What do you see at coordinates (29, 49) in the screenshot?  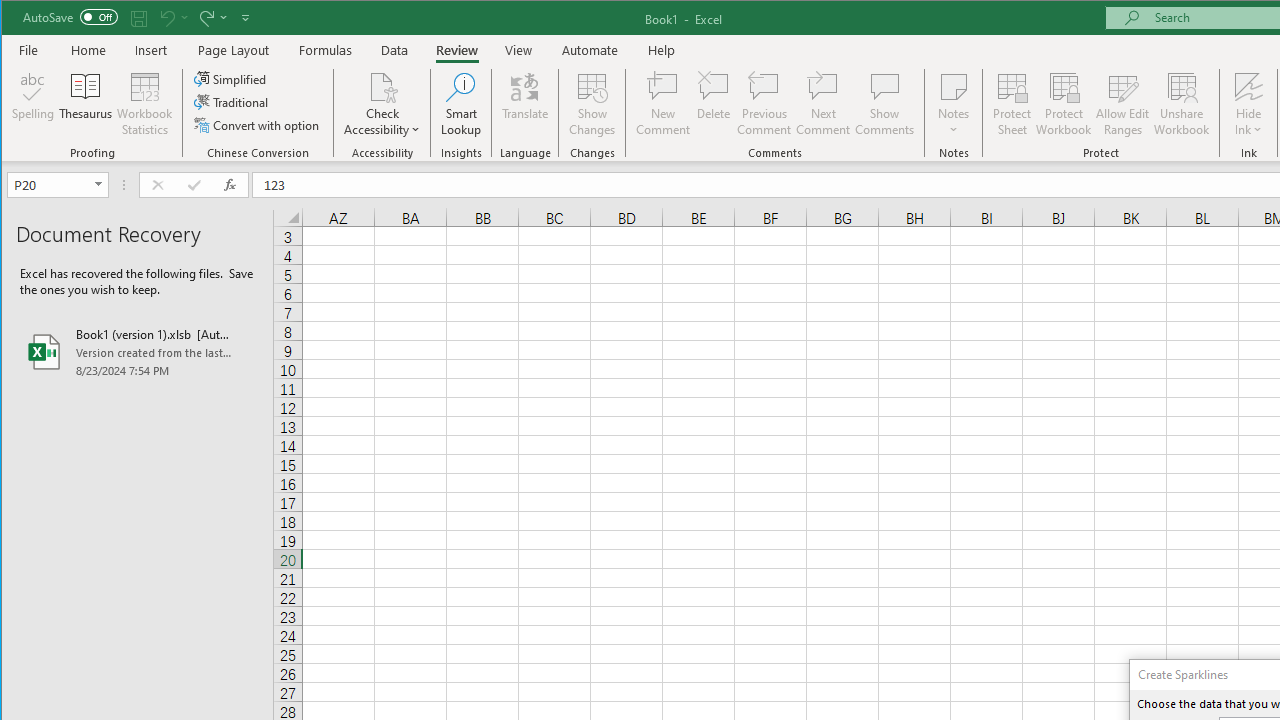 I see `'File Tab'` at bounding box center [29, 49].